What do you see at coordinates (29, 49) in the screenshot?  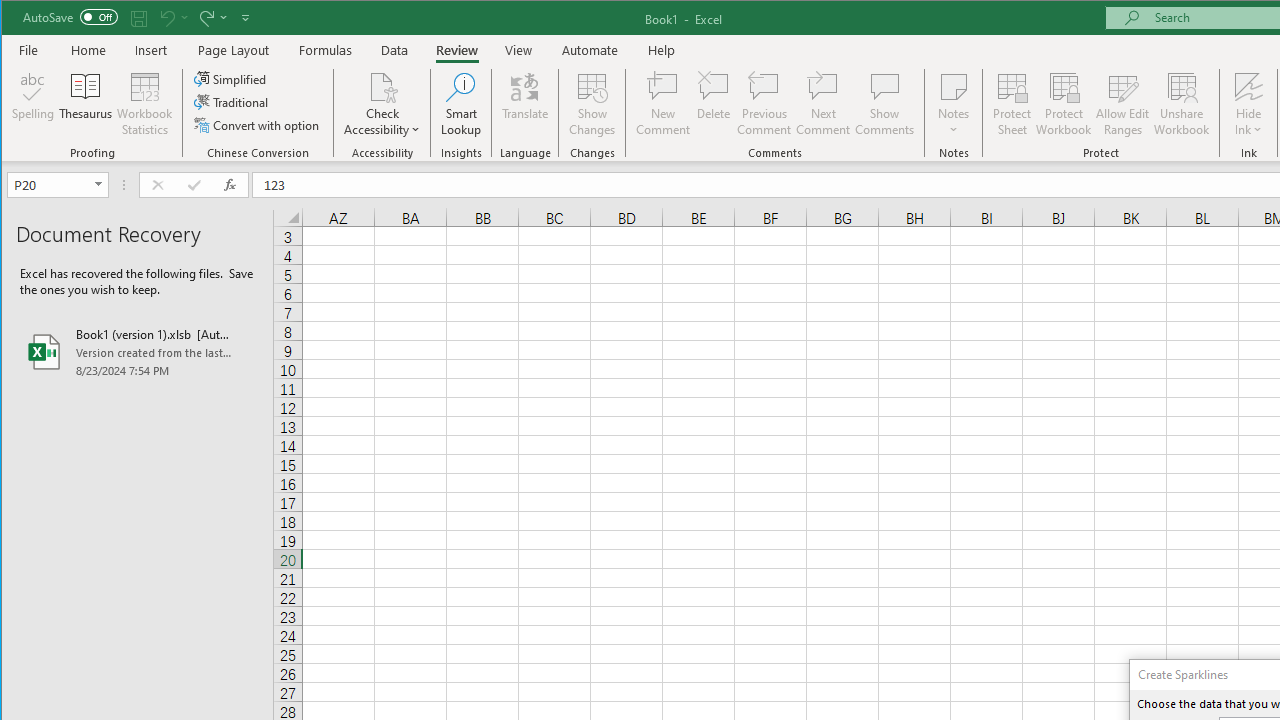 I see `'File Tab'` at bounding box center [29, 49].